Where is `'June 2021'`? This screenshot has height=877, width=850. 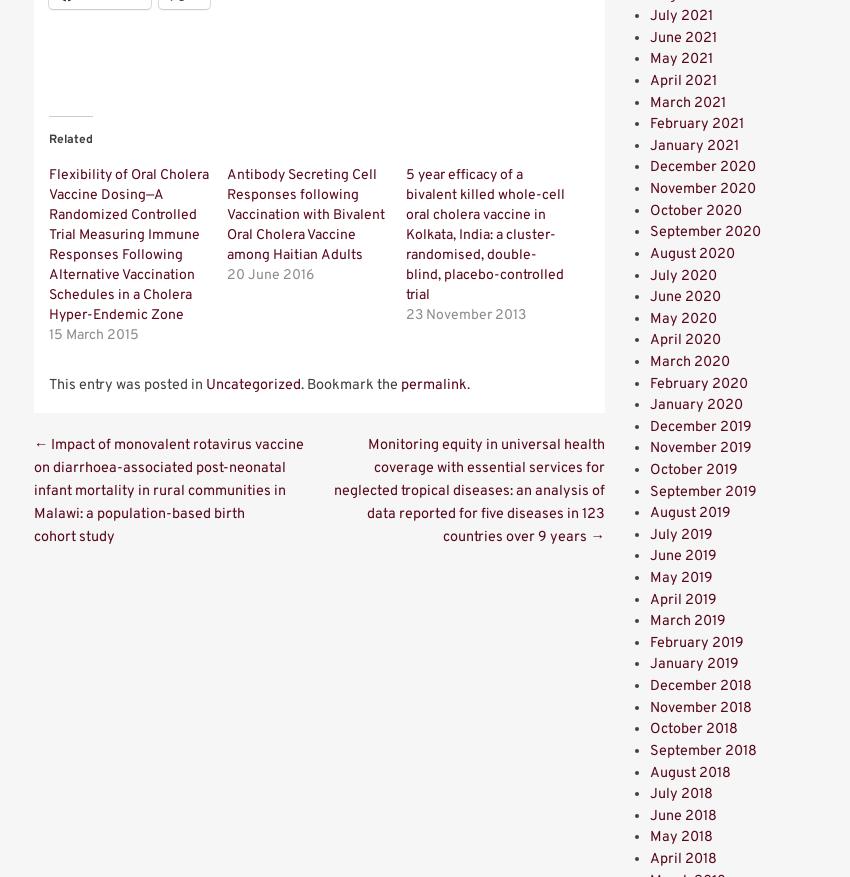 'June 2021' is located at coordinates (682, 36).